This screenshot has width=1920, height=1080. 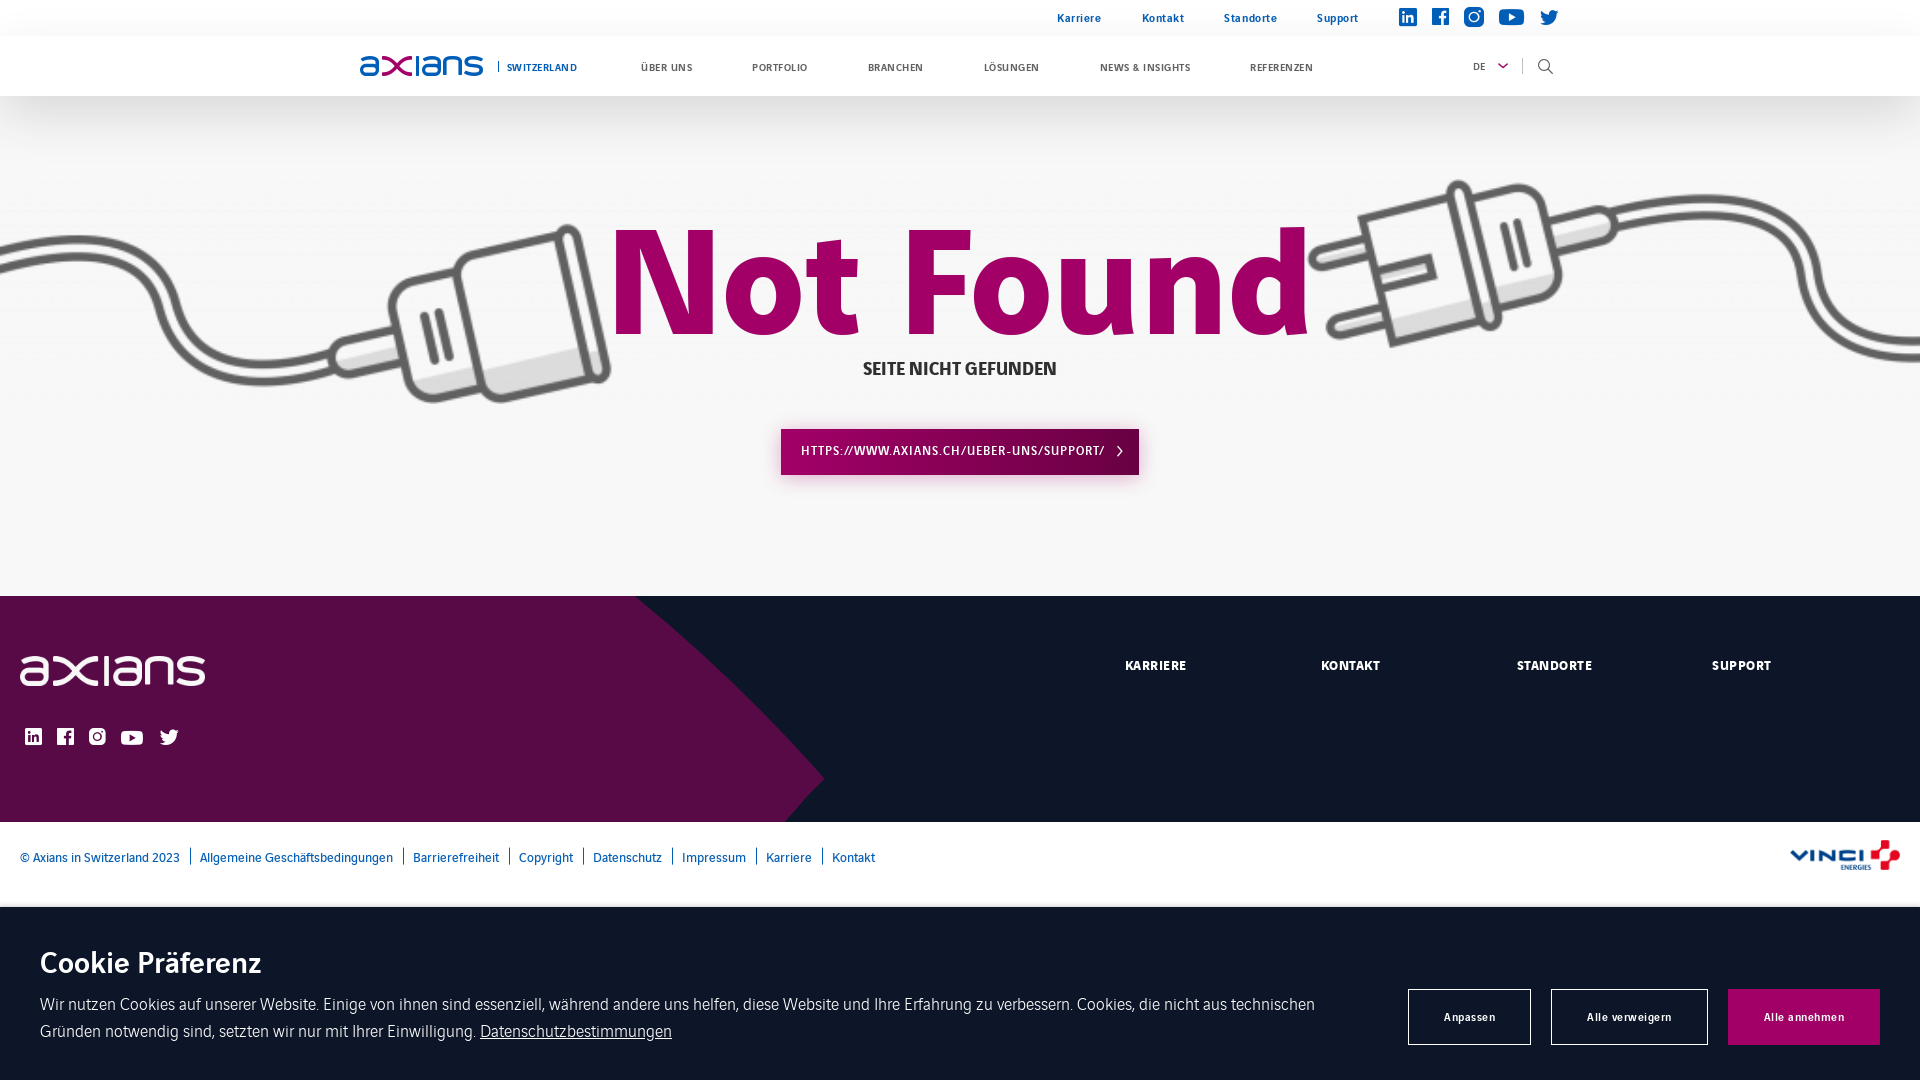 What do you see at coordinates (960, 451) in the screenshot?
I see `'HTTPS://WWW.AXIANS.CH/UEBER-UNS/SUPPORT/'` at bounding box center [960, 451].